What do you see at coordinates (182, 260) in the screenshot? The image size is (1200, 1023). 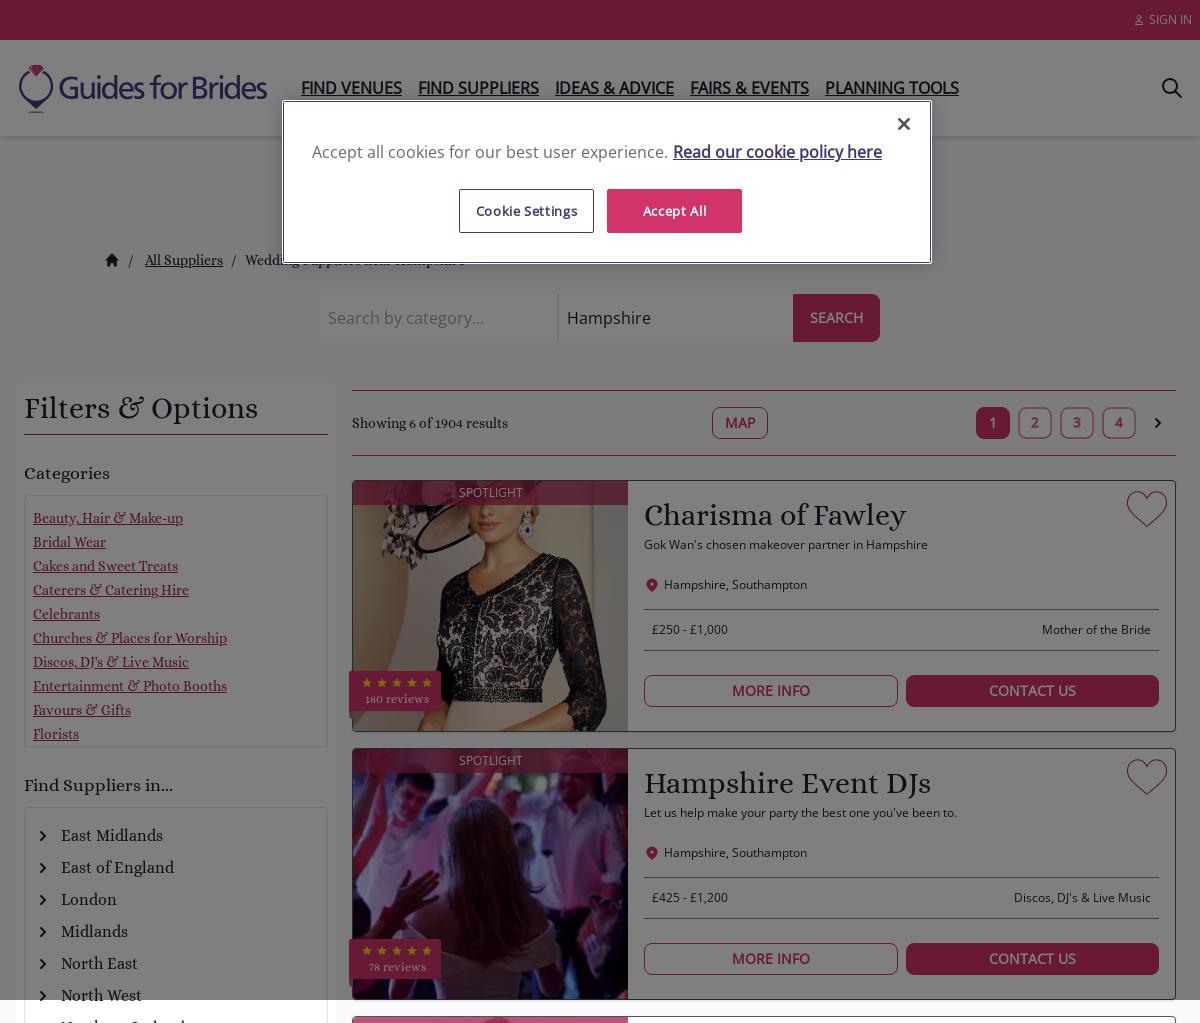 I see `'All Suppliers'` at bounding box center [182, 260].